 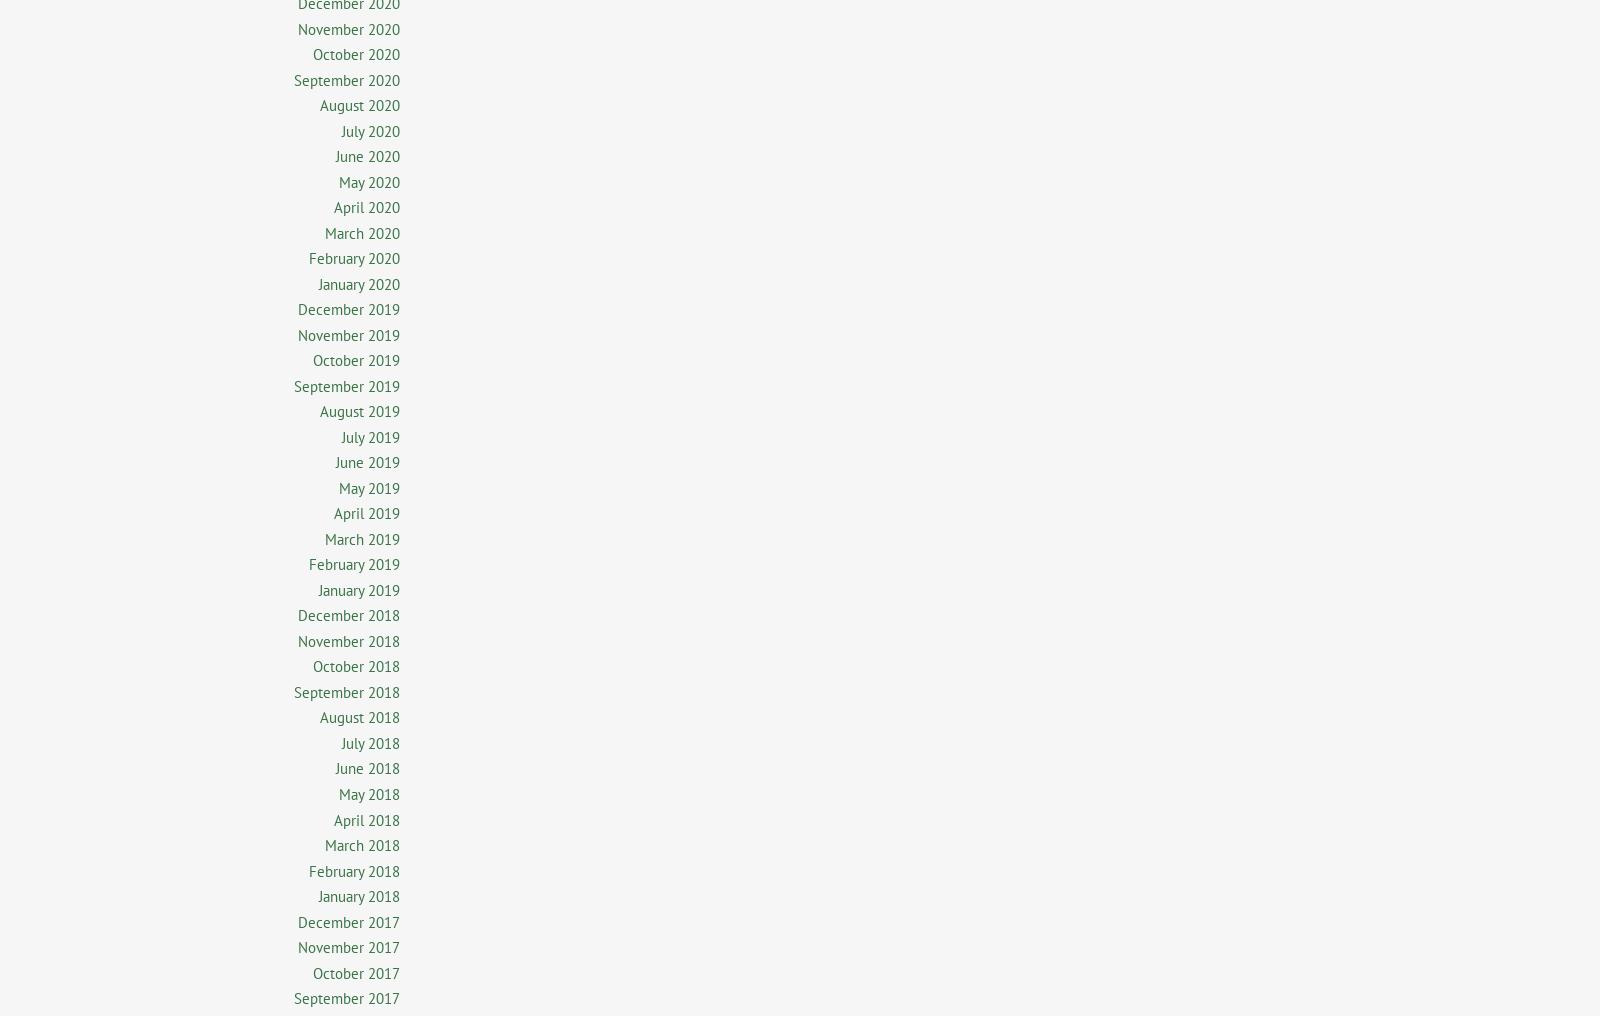 I want to click on 'September 2018', so click(x=347, y=690).